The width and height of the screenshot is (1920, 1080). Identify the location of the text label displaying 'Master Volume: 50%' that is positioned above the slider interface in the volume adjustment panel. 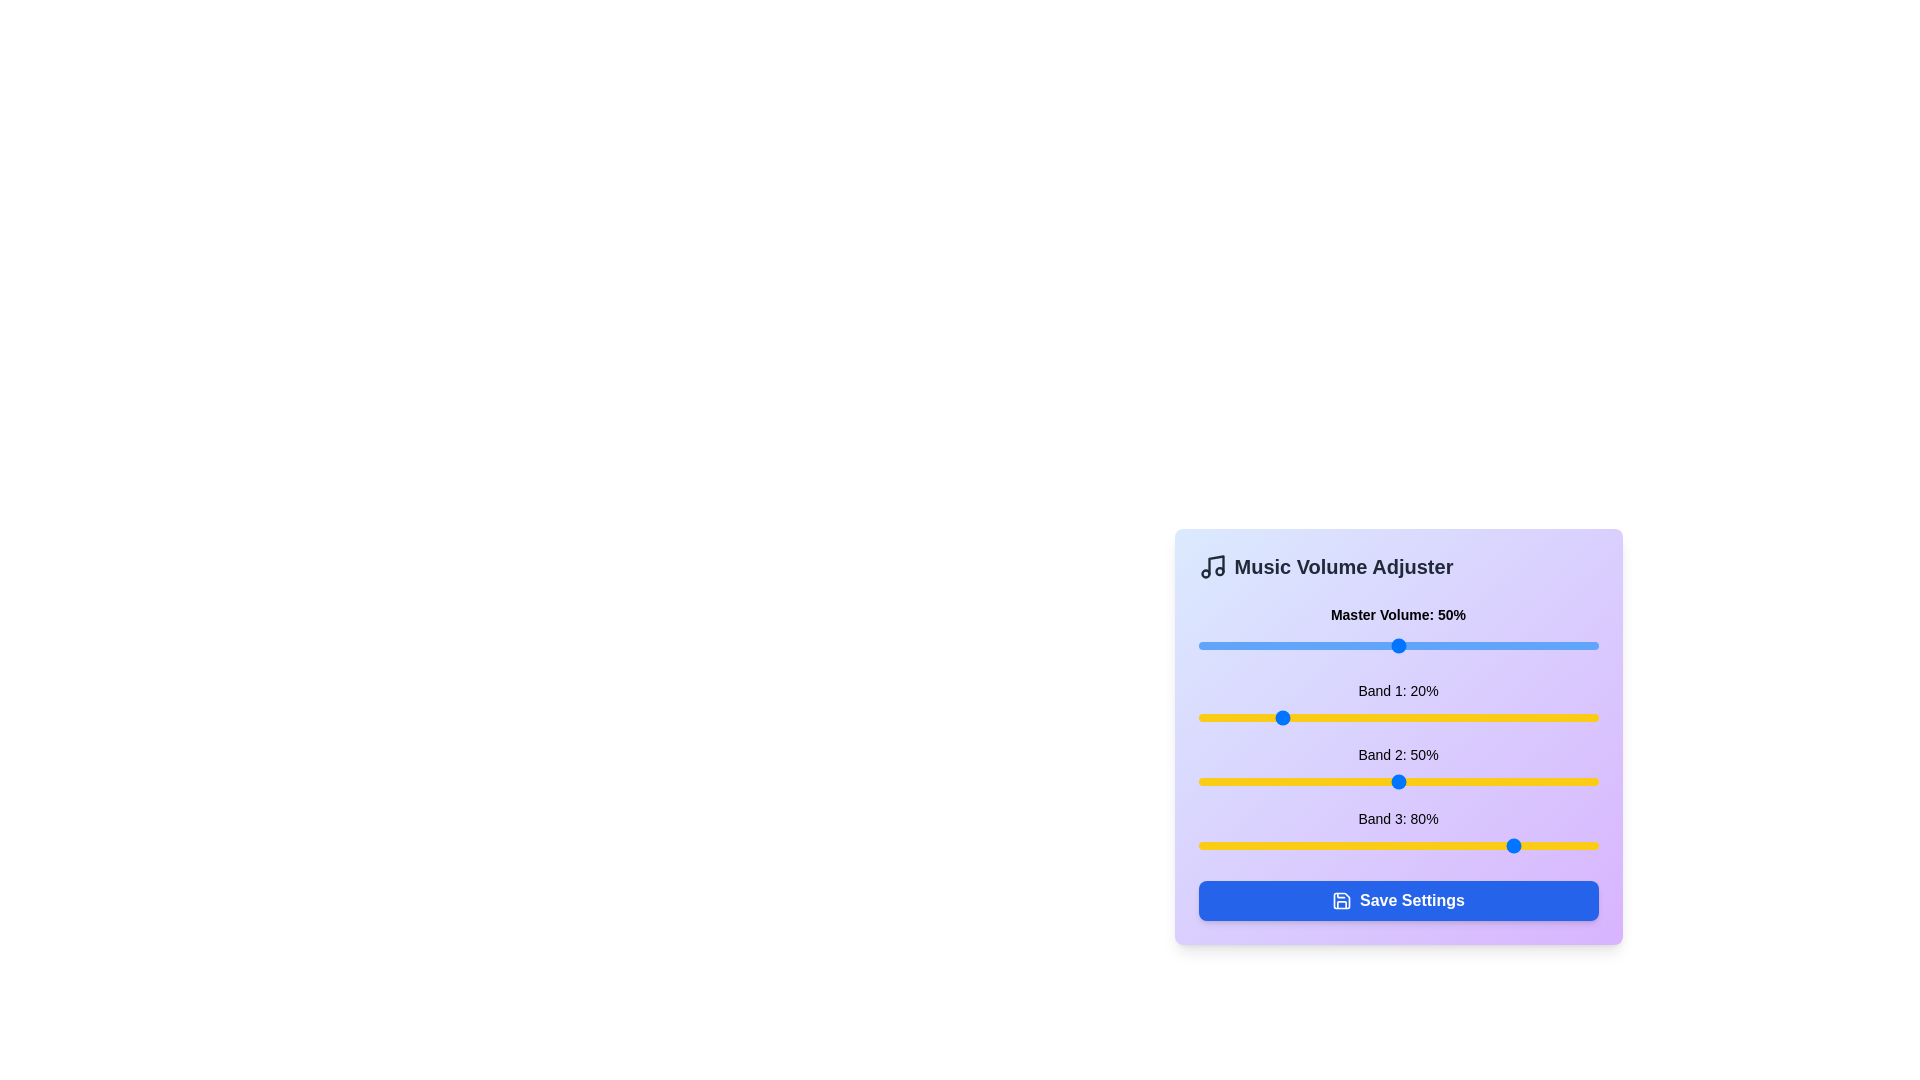
(1397, 613).